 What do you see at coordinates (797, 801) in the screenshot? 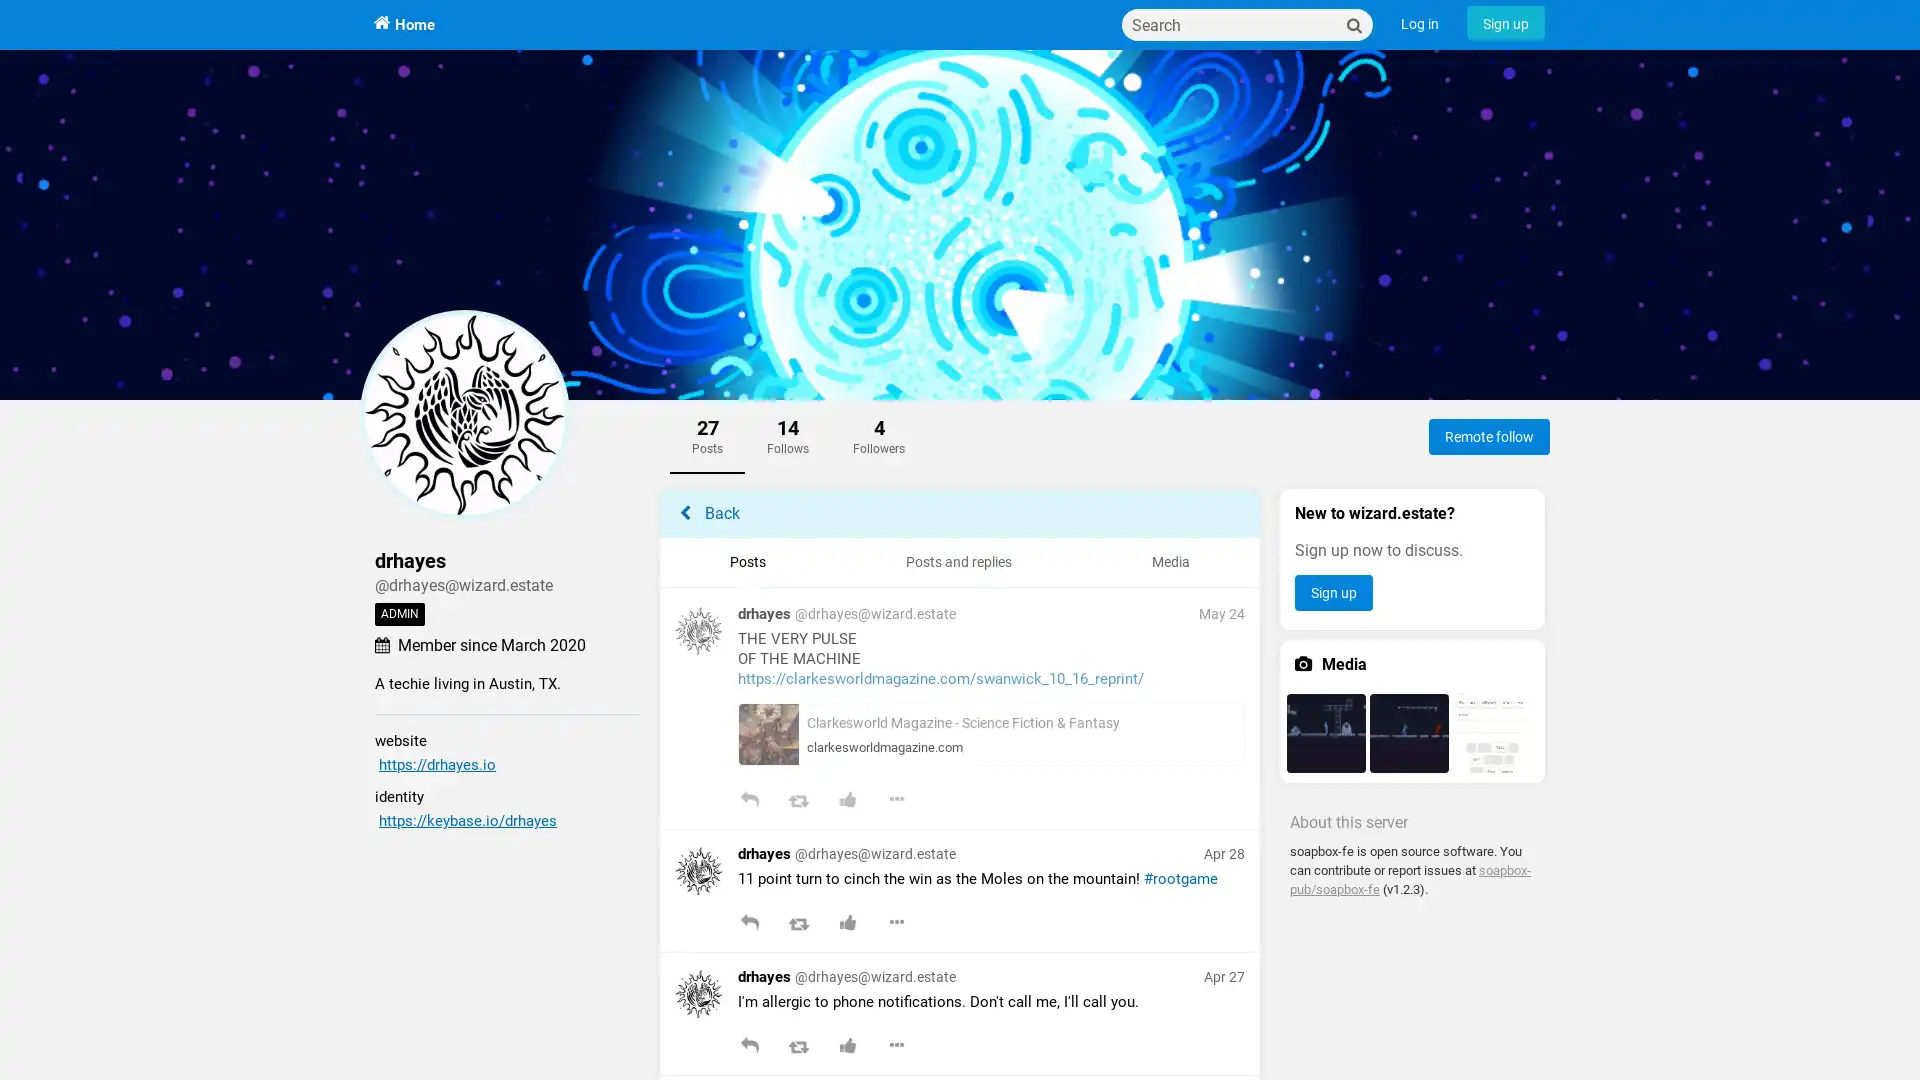
I see `Repost` at bounding box center [797, 801].